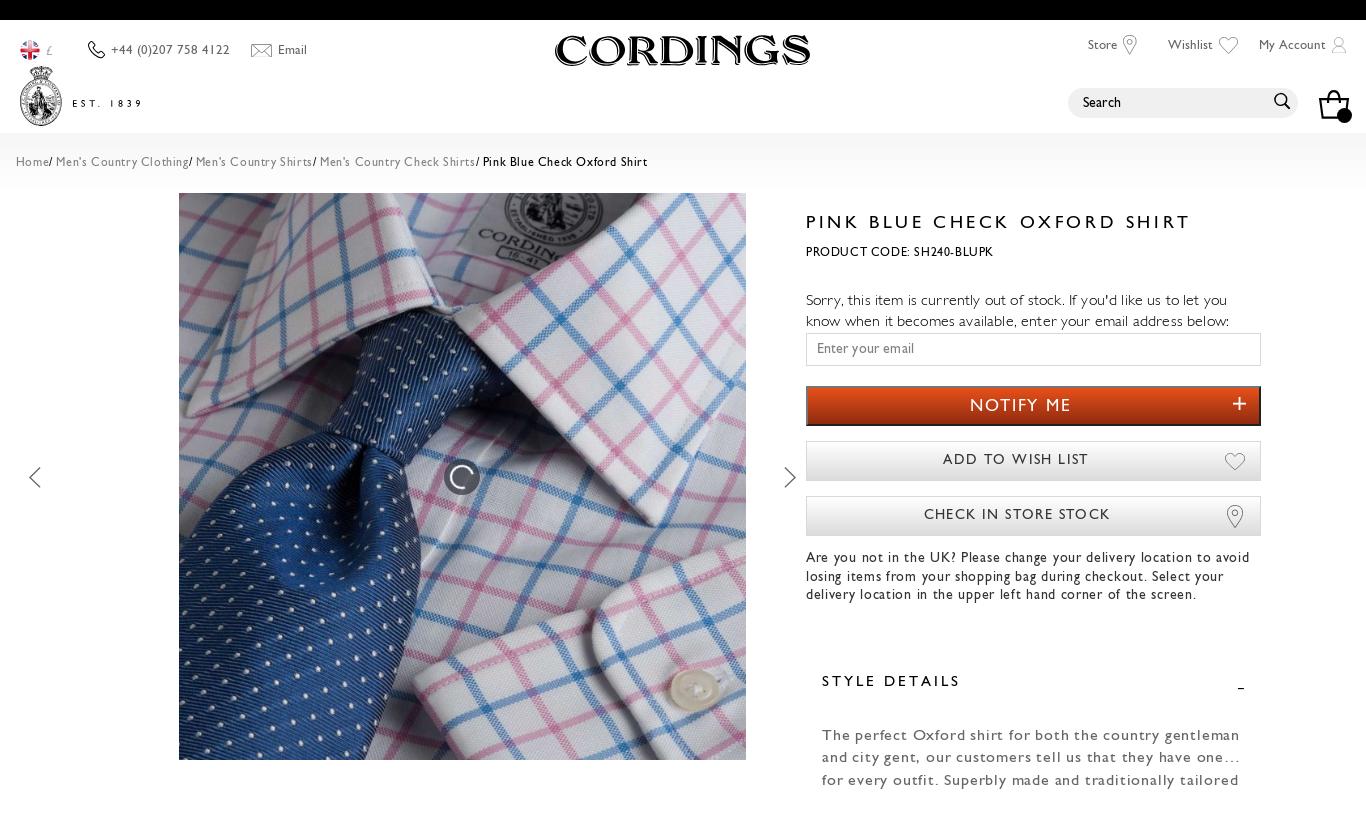  Describe the element at coordinates (897, 252) in the screenshot. I see `'Product Code: SH240-BLUPK'` at that location.